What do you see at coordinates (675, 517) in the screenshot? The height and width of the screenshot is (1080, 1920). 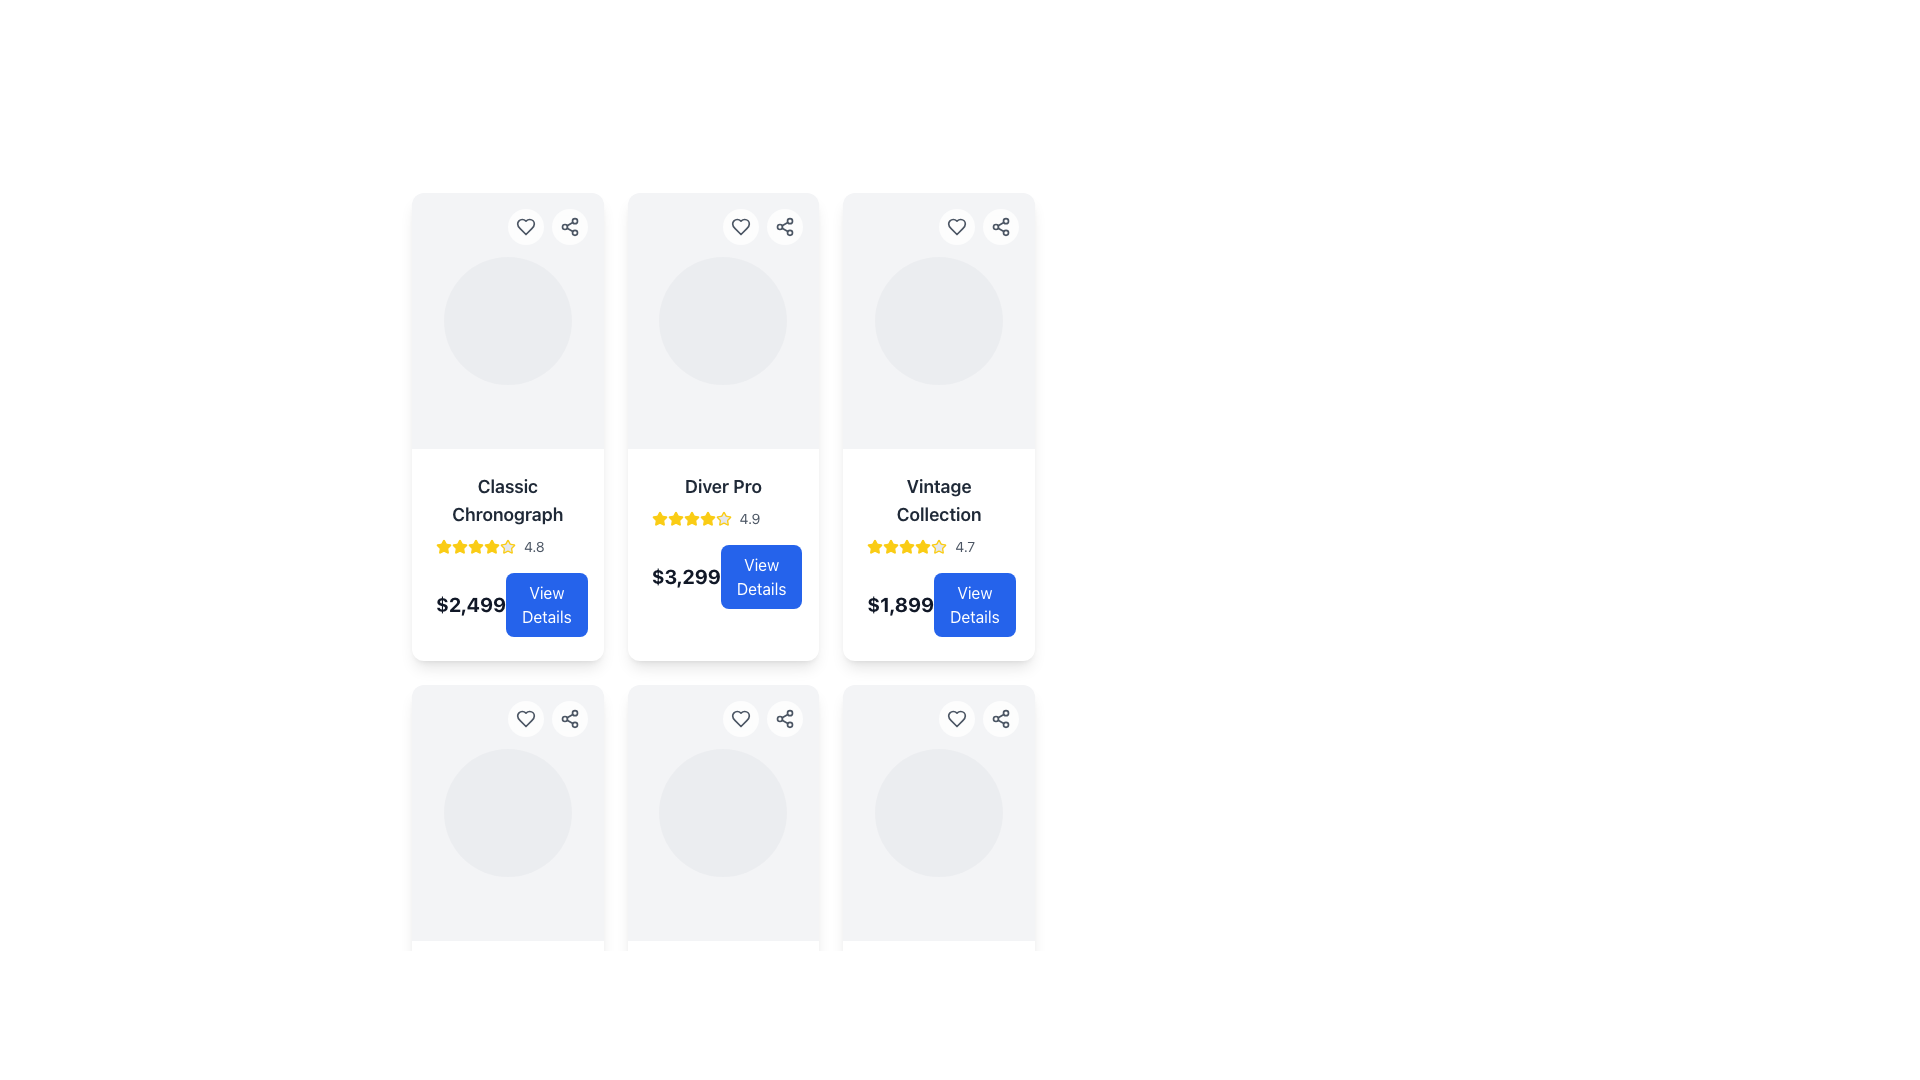 I see `the star rating icon located in the ratings section of the second product card in the top row of the grid, positioned before the numerical rating value` at bounding box center [675, 517].